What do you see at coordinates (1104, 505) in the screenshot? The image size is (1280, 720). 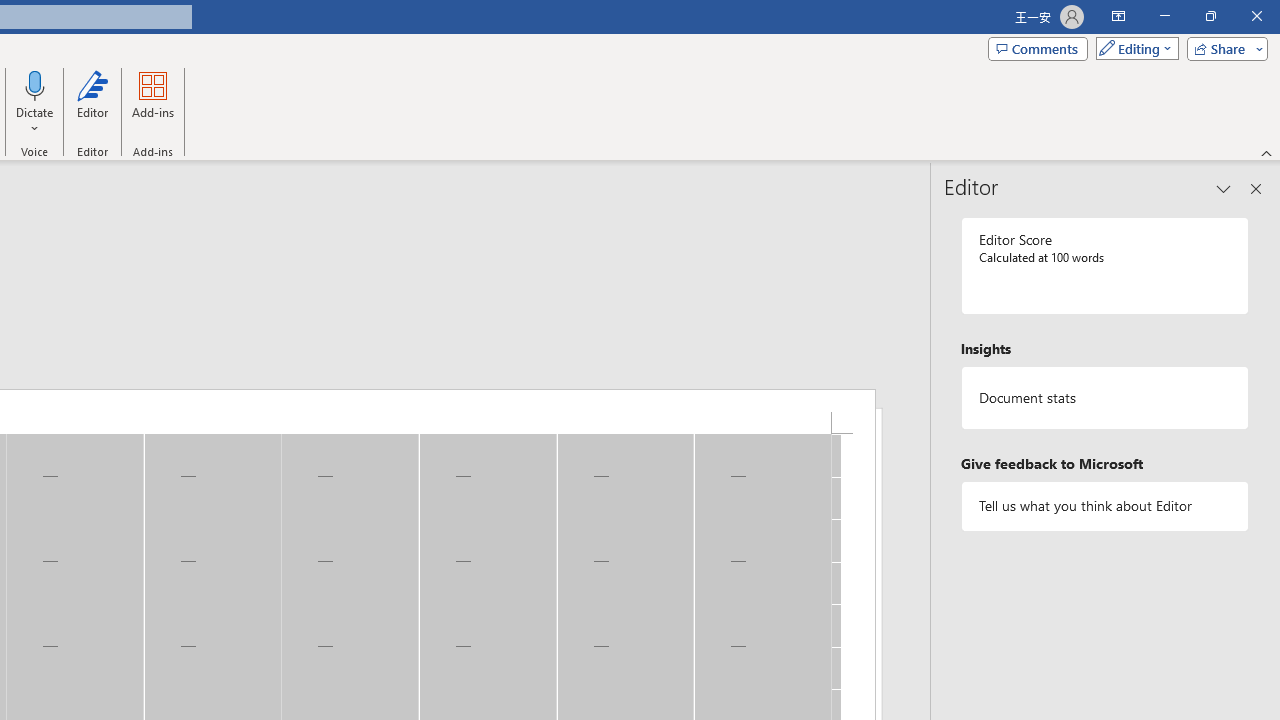 I see `'Tell us what you think about Editor'` at bounding box center [1104, 505].